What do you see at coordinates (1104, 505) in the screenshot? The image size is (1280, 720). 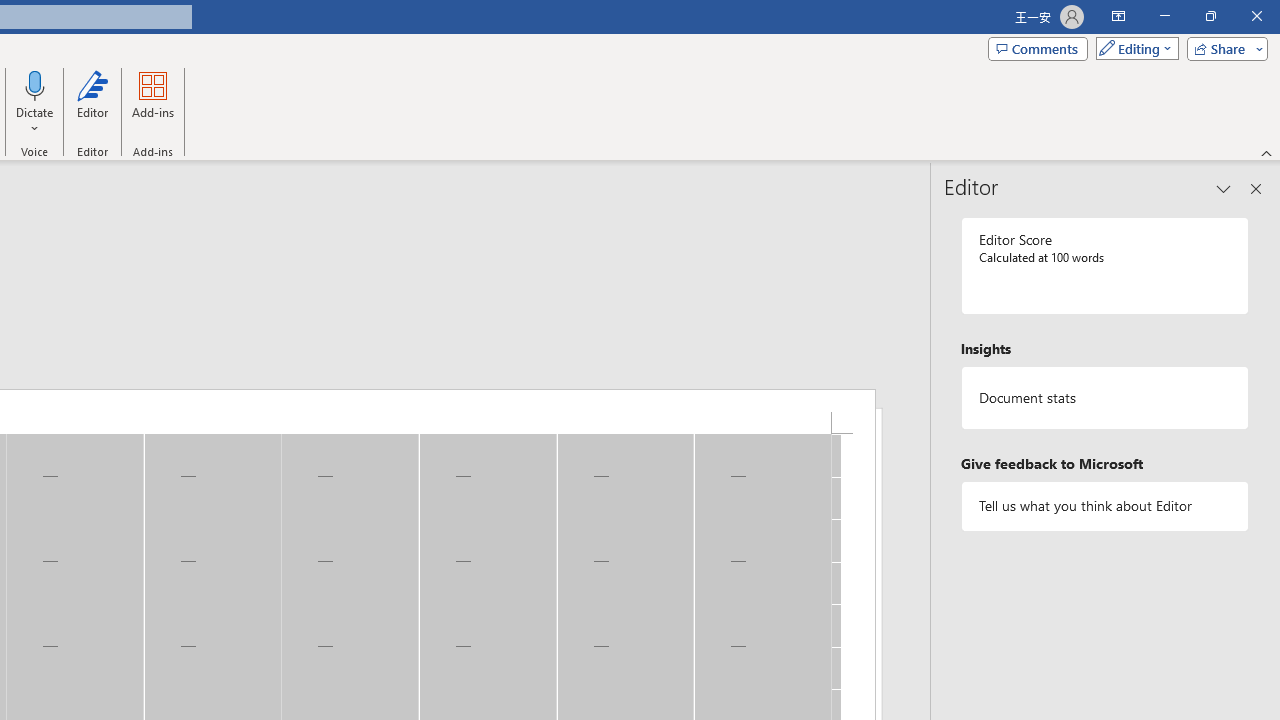 I see `'Tell us what you think about Editor'` at bounding box center [1104, 505].